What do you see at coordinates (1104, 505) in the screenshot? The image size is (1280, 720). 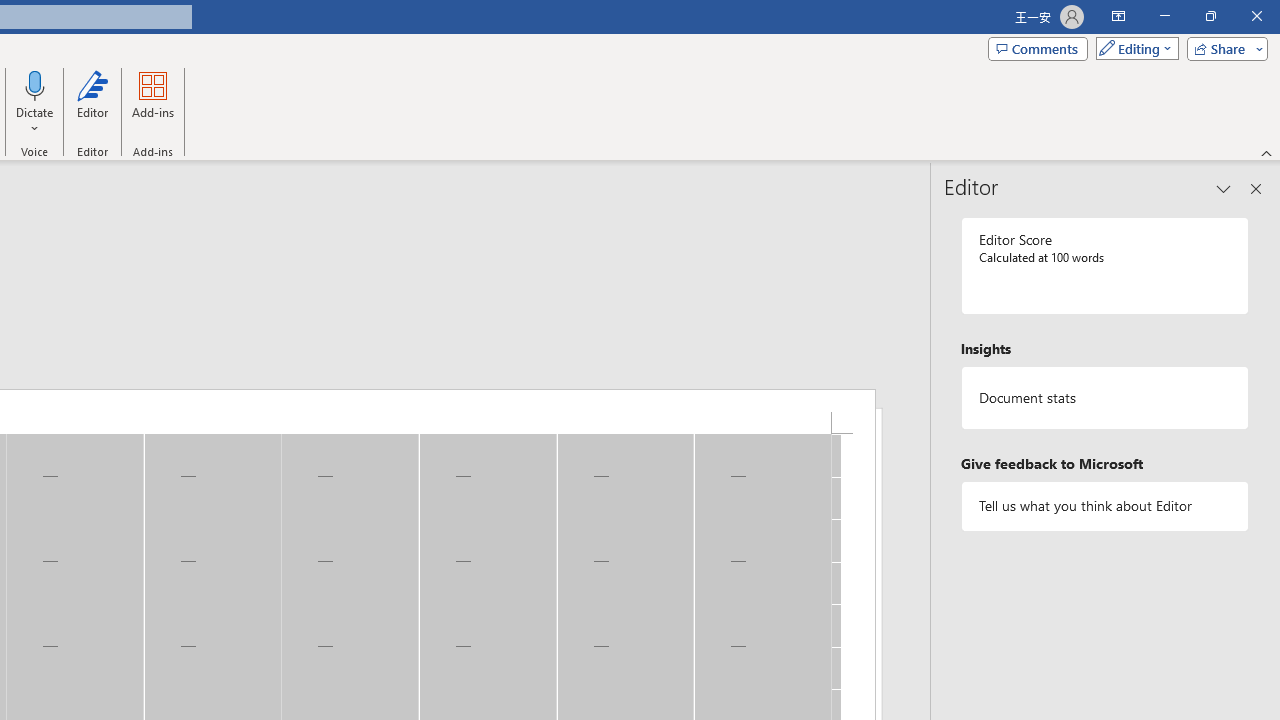 I see `'Tell us what you think about Editor'` at bounding box center [1104, 505].